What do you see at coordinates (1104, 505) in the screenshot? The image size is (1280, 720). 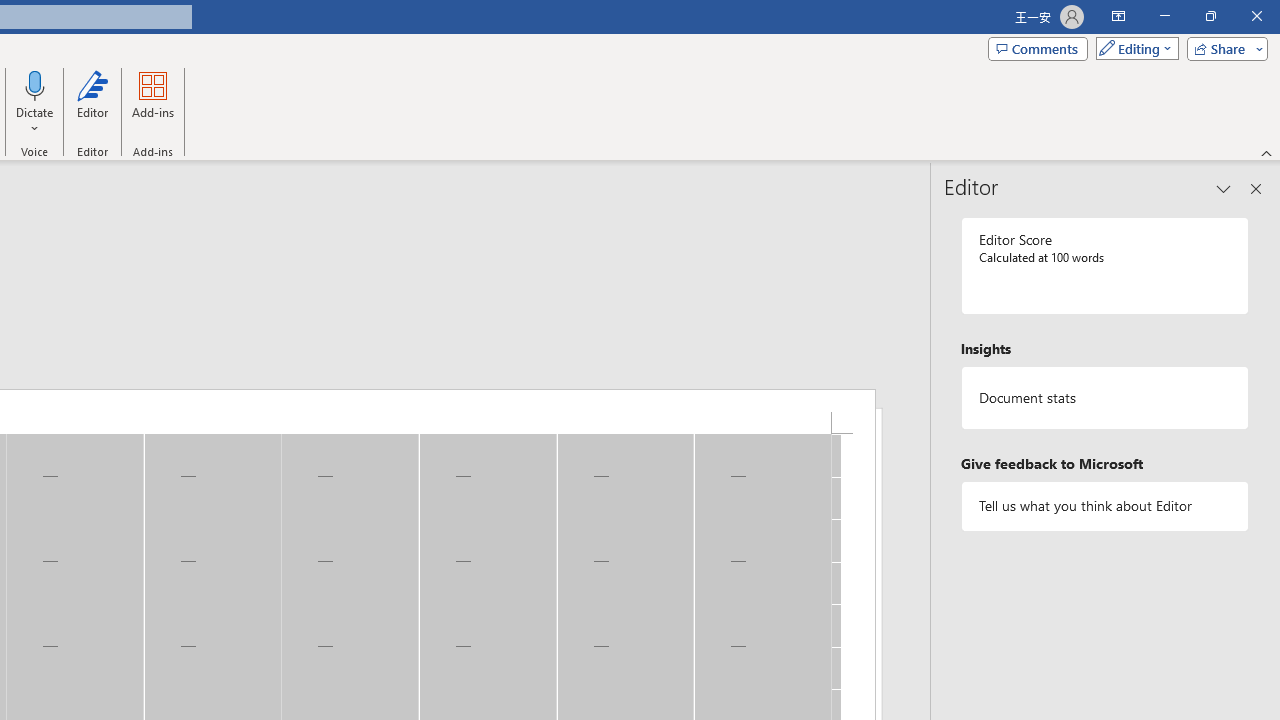 I see `'Tell us what you think about Editor'` at bounding box center [1104, 505].